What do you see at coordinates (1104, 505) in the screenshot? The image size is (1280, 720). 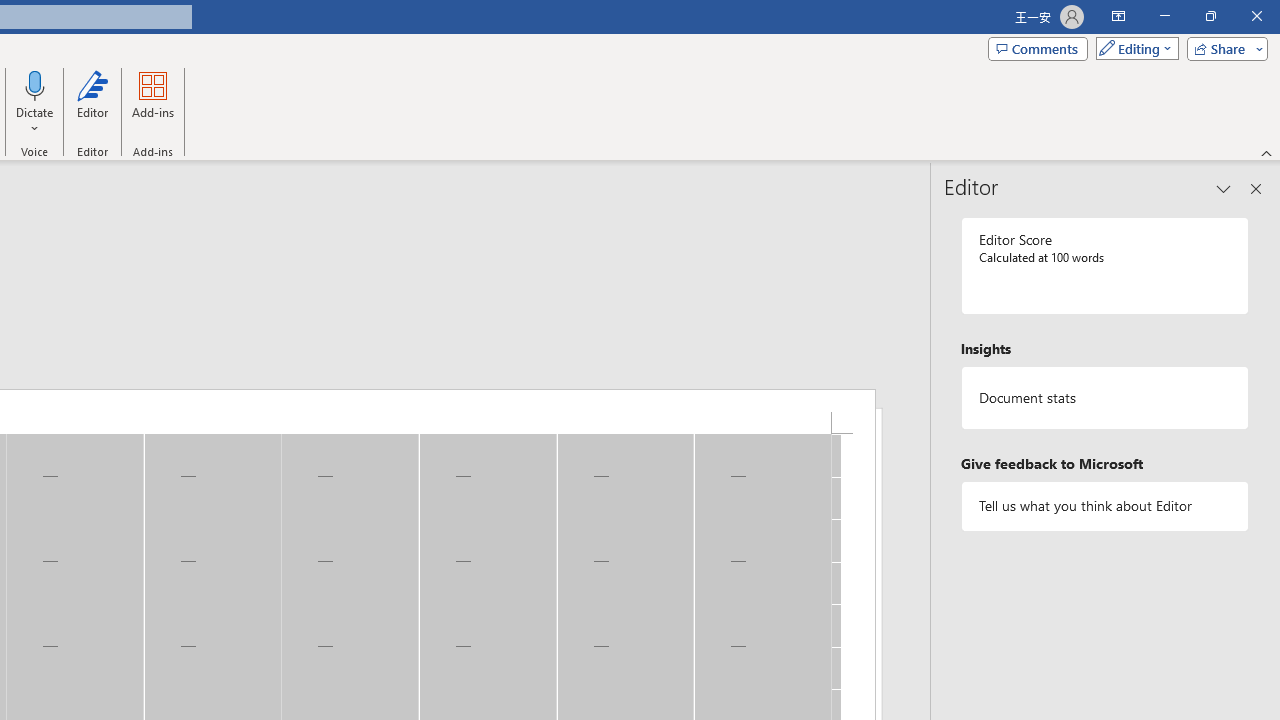 I see `'Tell us what you think about Editor'` at bounding box center [1104, 505].